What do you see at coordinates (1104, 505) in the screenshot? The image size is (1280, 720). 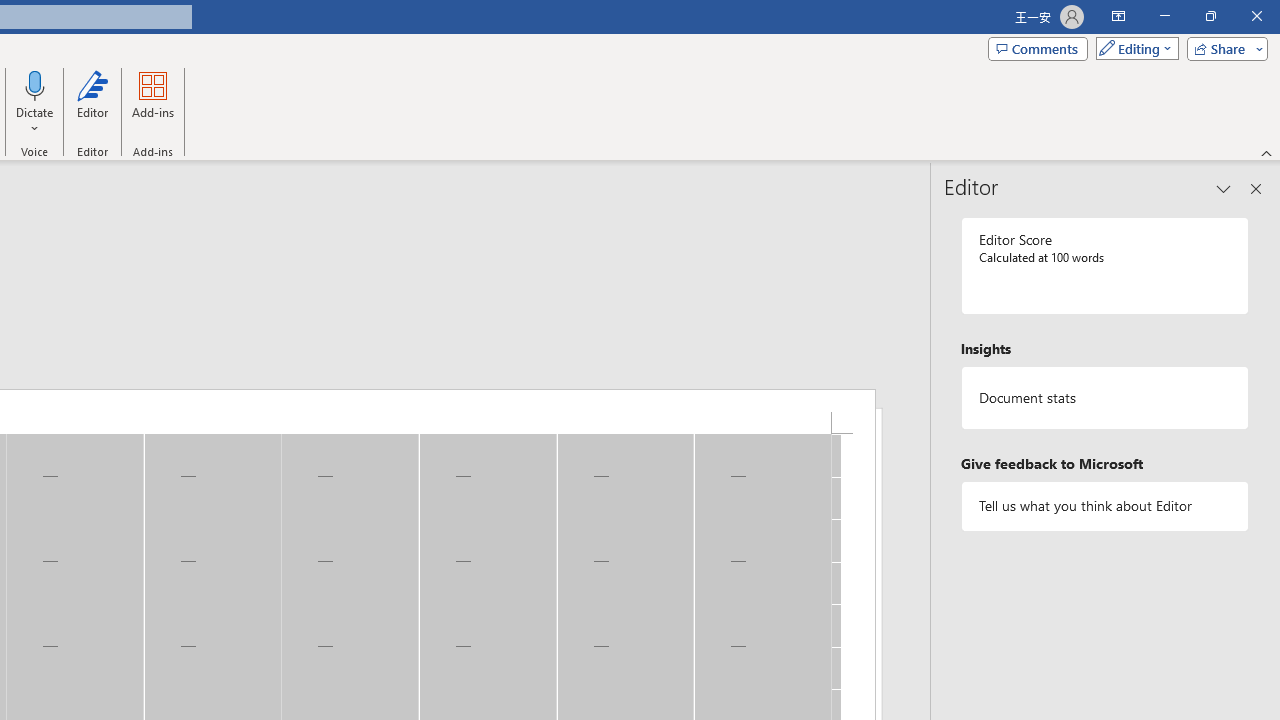 I see `'Tell us what you think about Editor'` at bounding box center [1104, 505].